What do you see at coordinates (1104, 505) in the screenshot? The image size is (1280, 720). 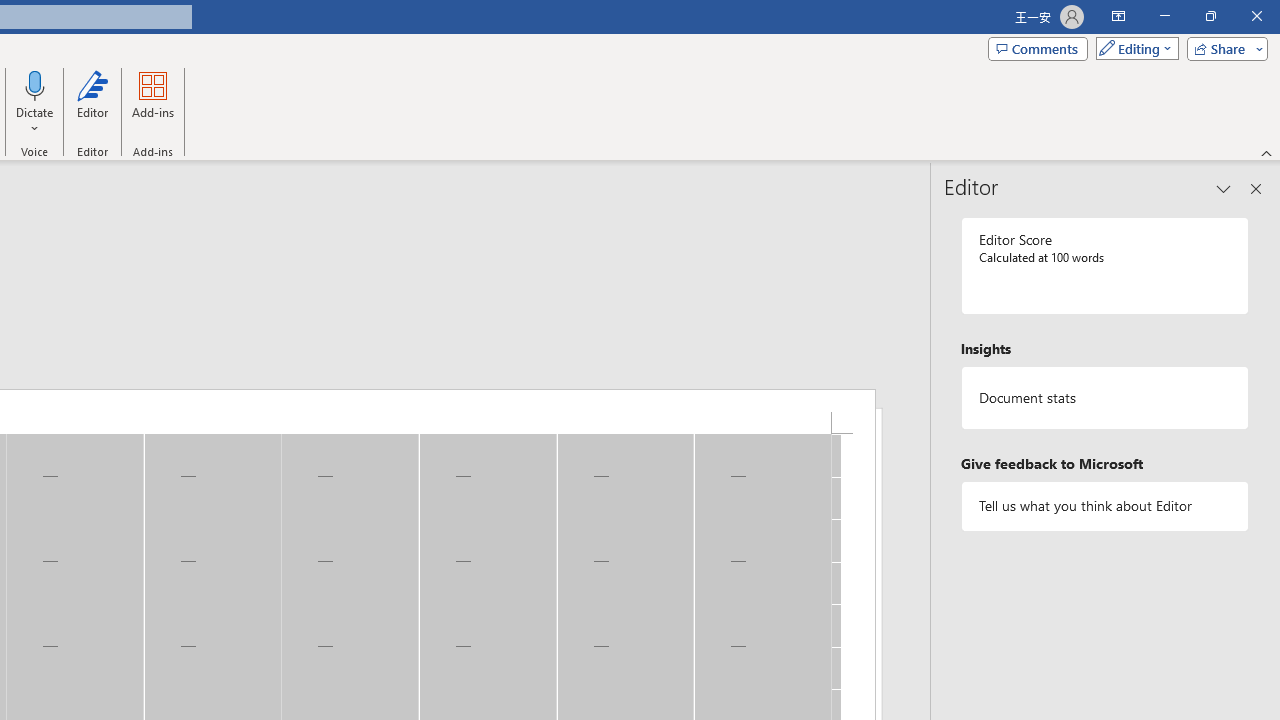 I see `'Tell us what you think about Editor'` at bounding box center [1104, 505].